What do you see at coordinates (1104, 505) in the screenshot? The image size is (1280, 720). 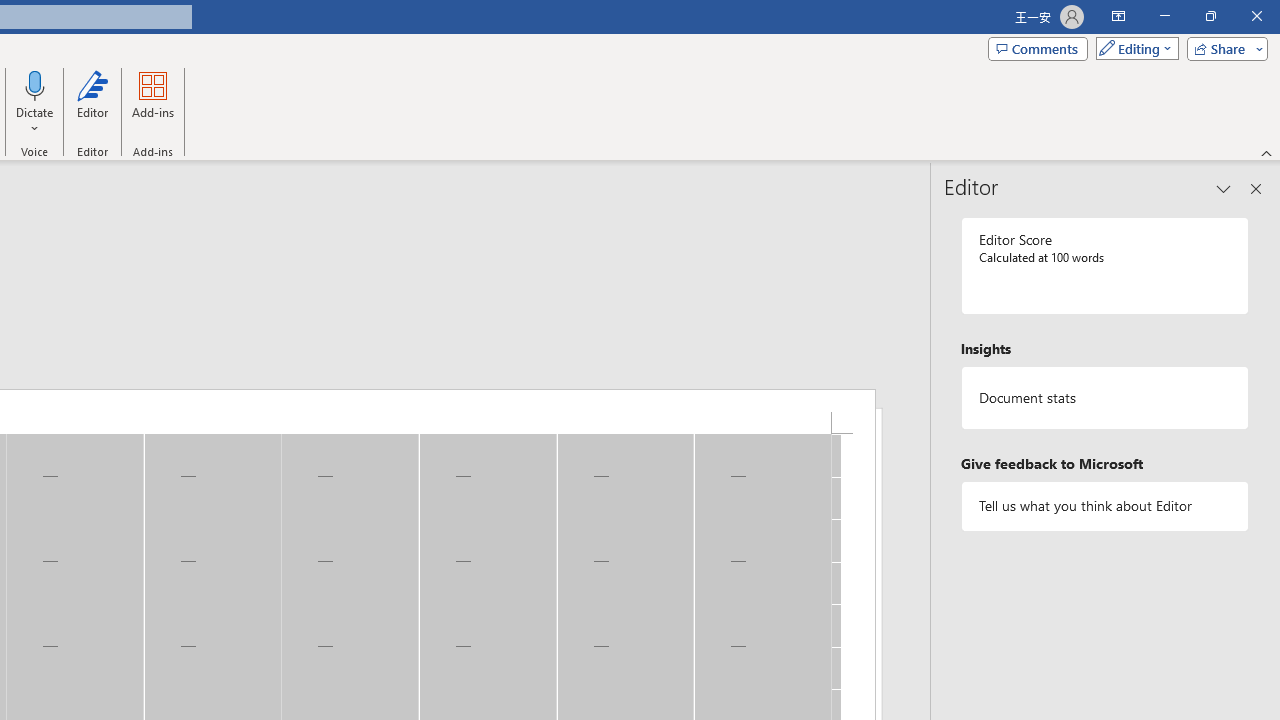 I see `'Tell us what you think about Editor'` at bounding box center [1104, 505].